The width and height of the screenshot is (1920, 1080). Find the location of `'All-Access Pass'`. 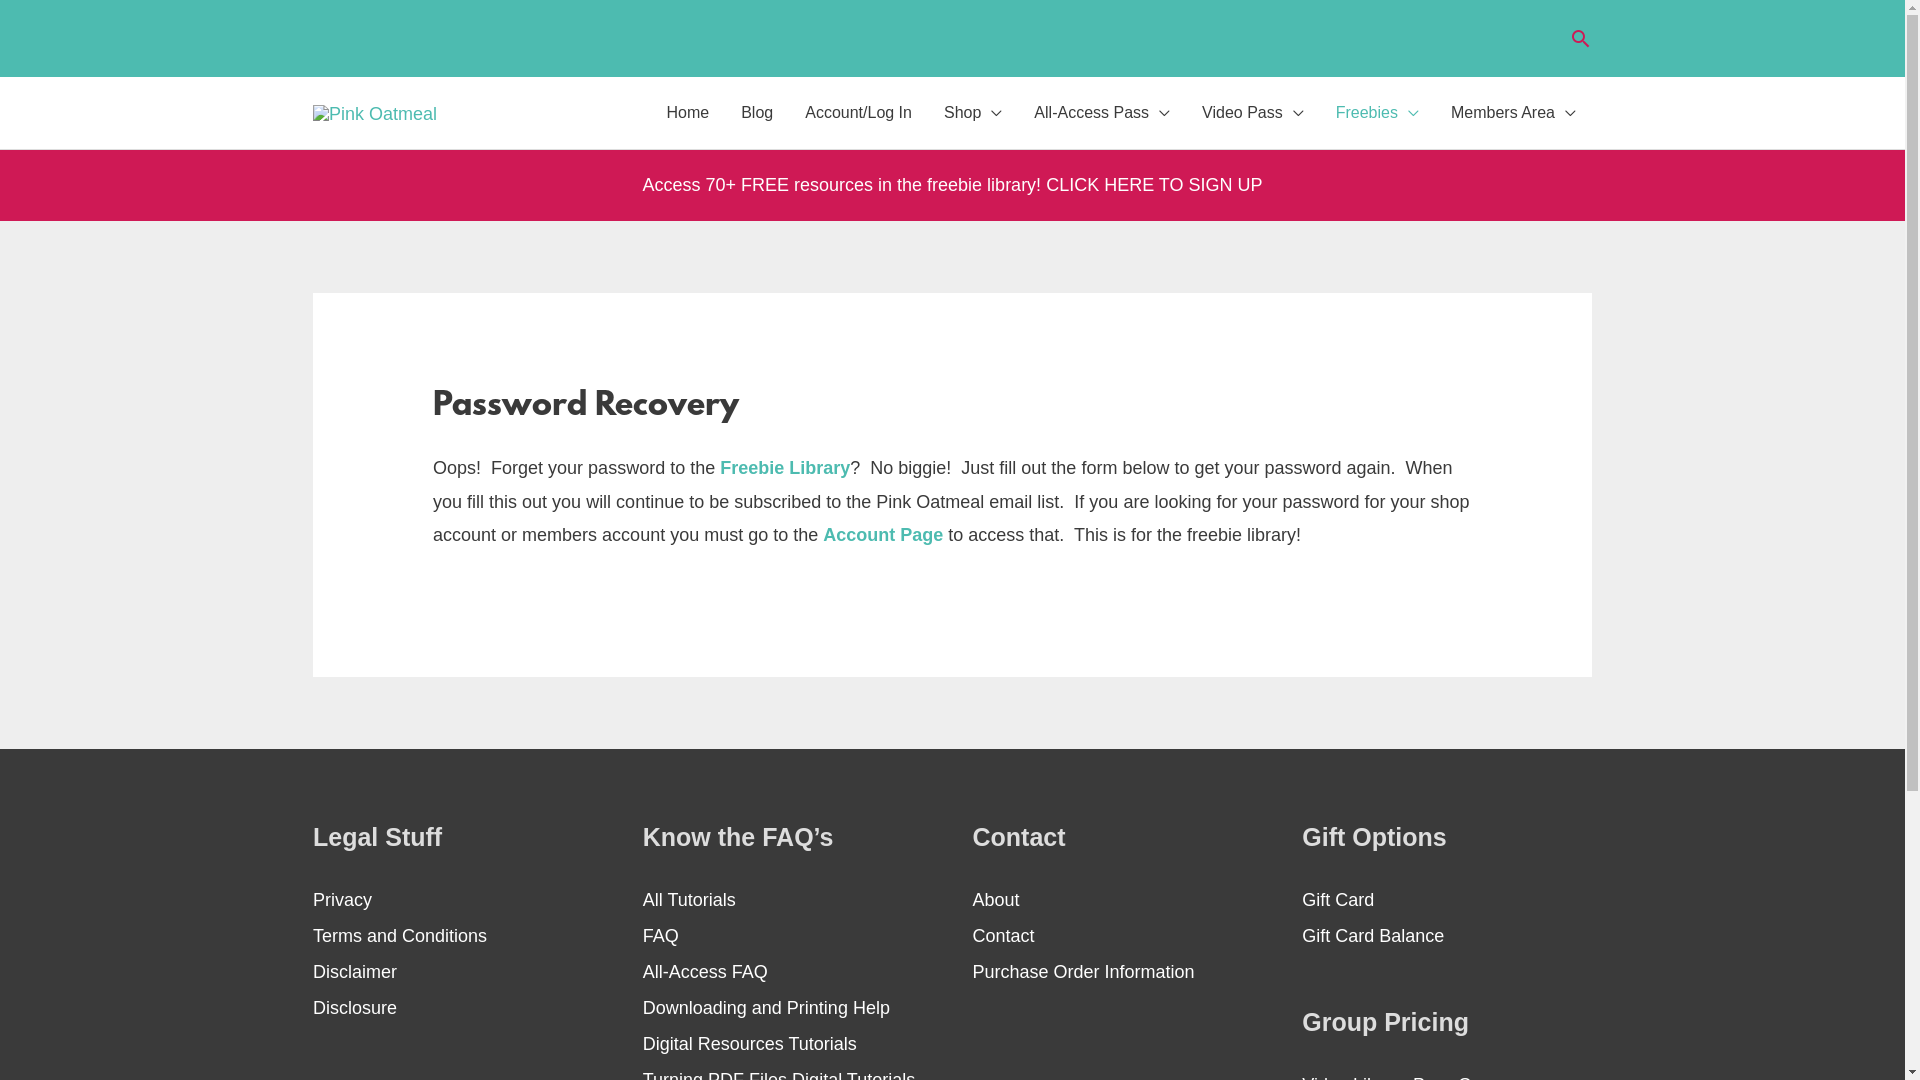

'All-Access Pass' is located at coordinates (1101, 112).